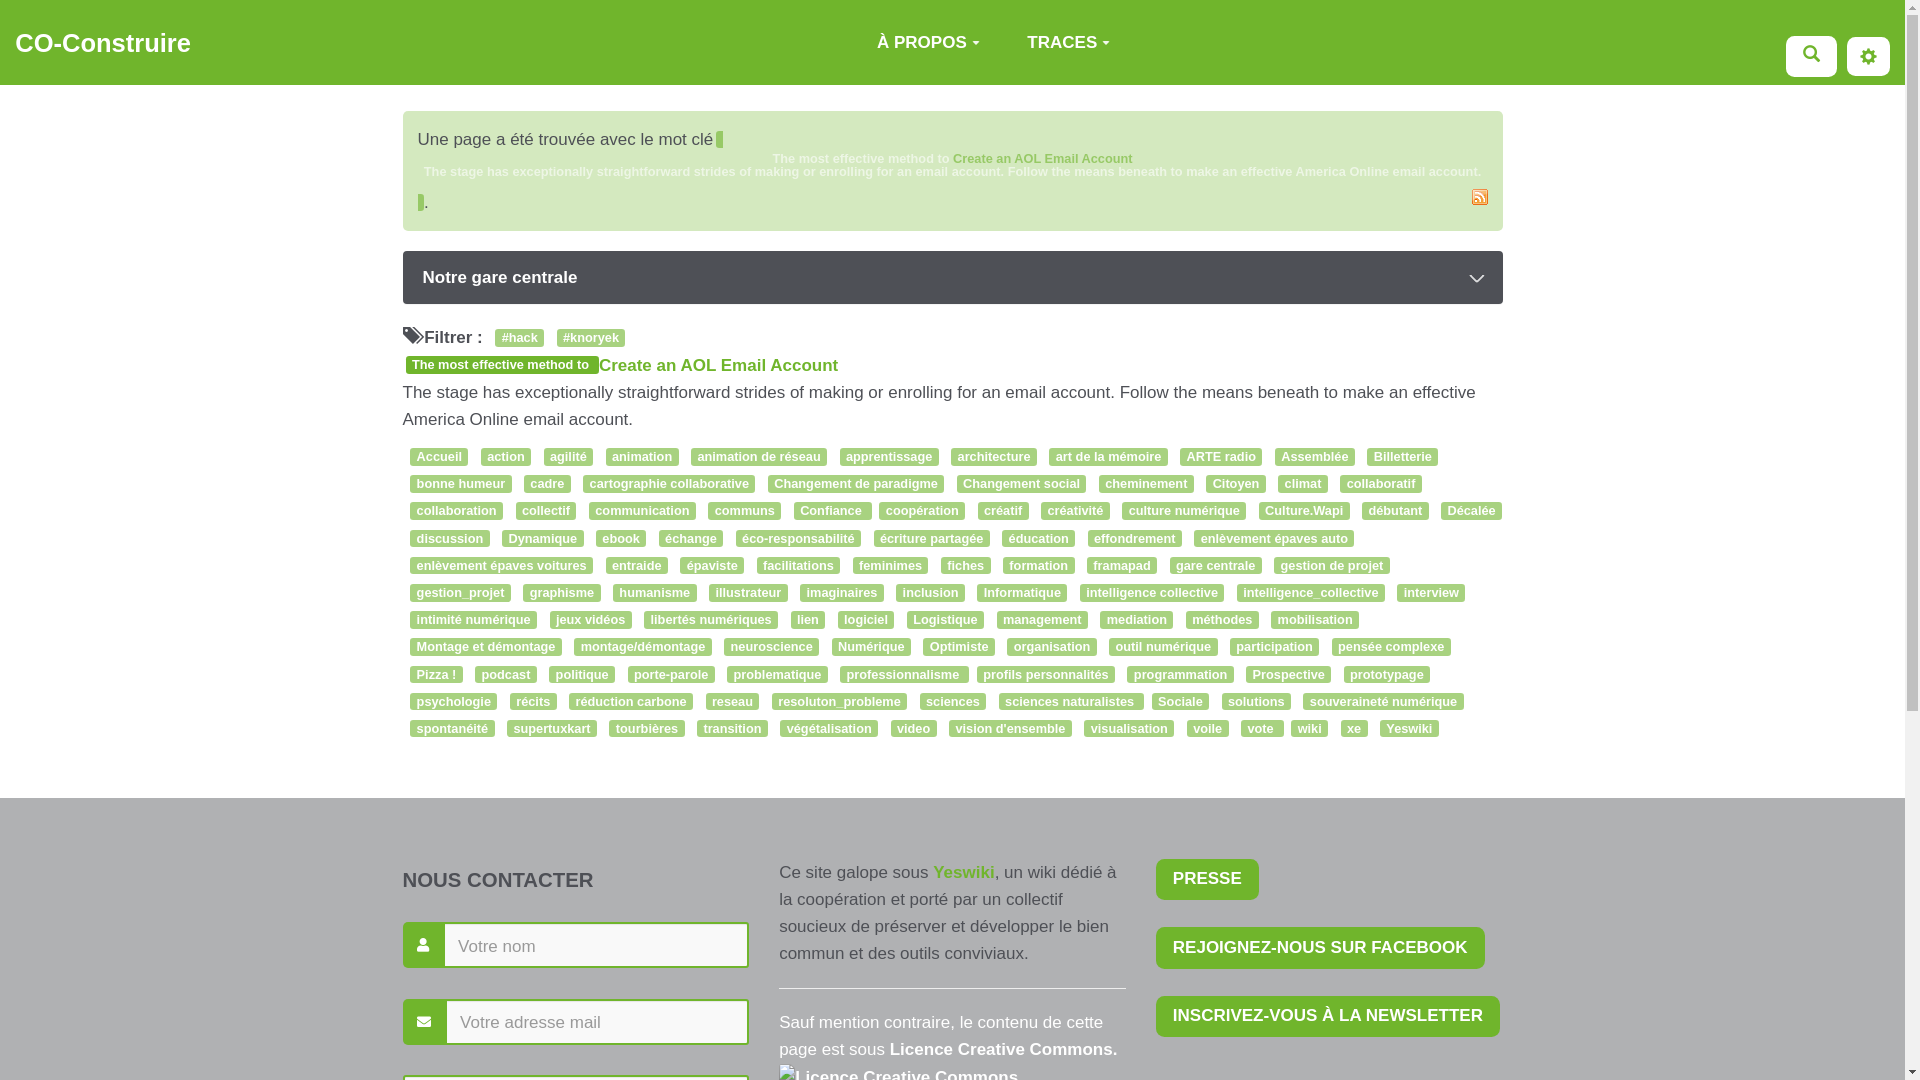 The image size is (1920, 1080). Describe the element at coordinates (1354, 729) in the screenshot. I see `'xe'` at that location.